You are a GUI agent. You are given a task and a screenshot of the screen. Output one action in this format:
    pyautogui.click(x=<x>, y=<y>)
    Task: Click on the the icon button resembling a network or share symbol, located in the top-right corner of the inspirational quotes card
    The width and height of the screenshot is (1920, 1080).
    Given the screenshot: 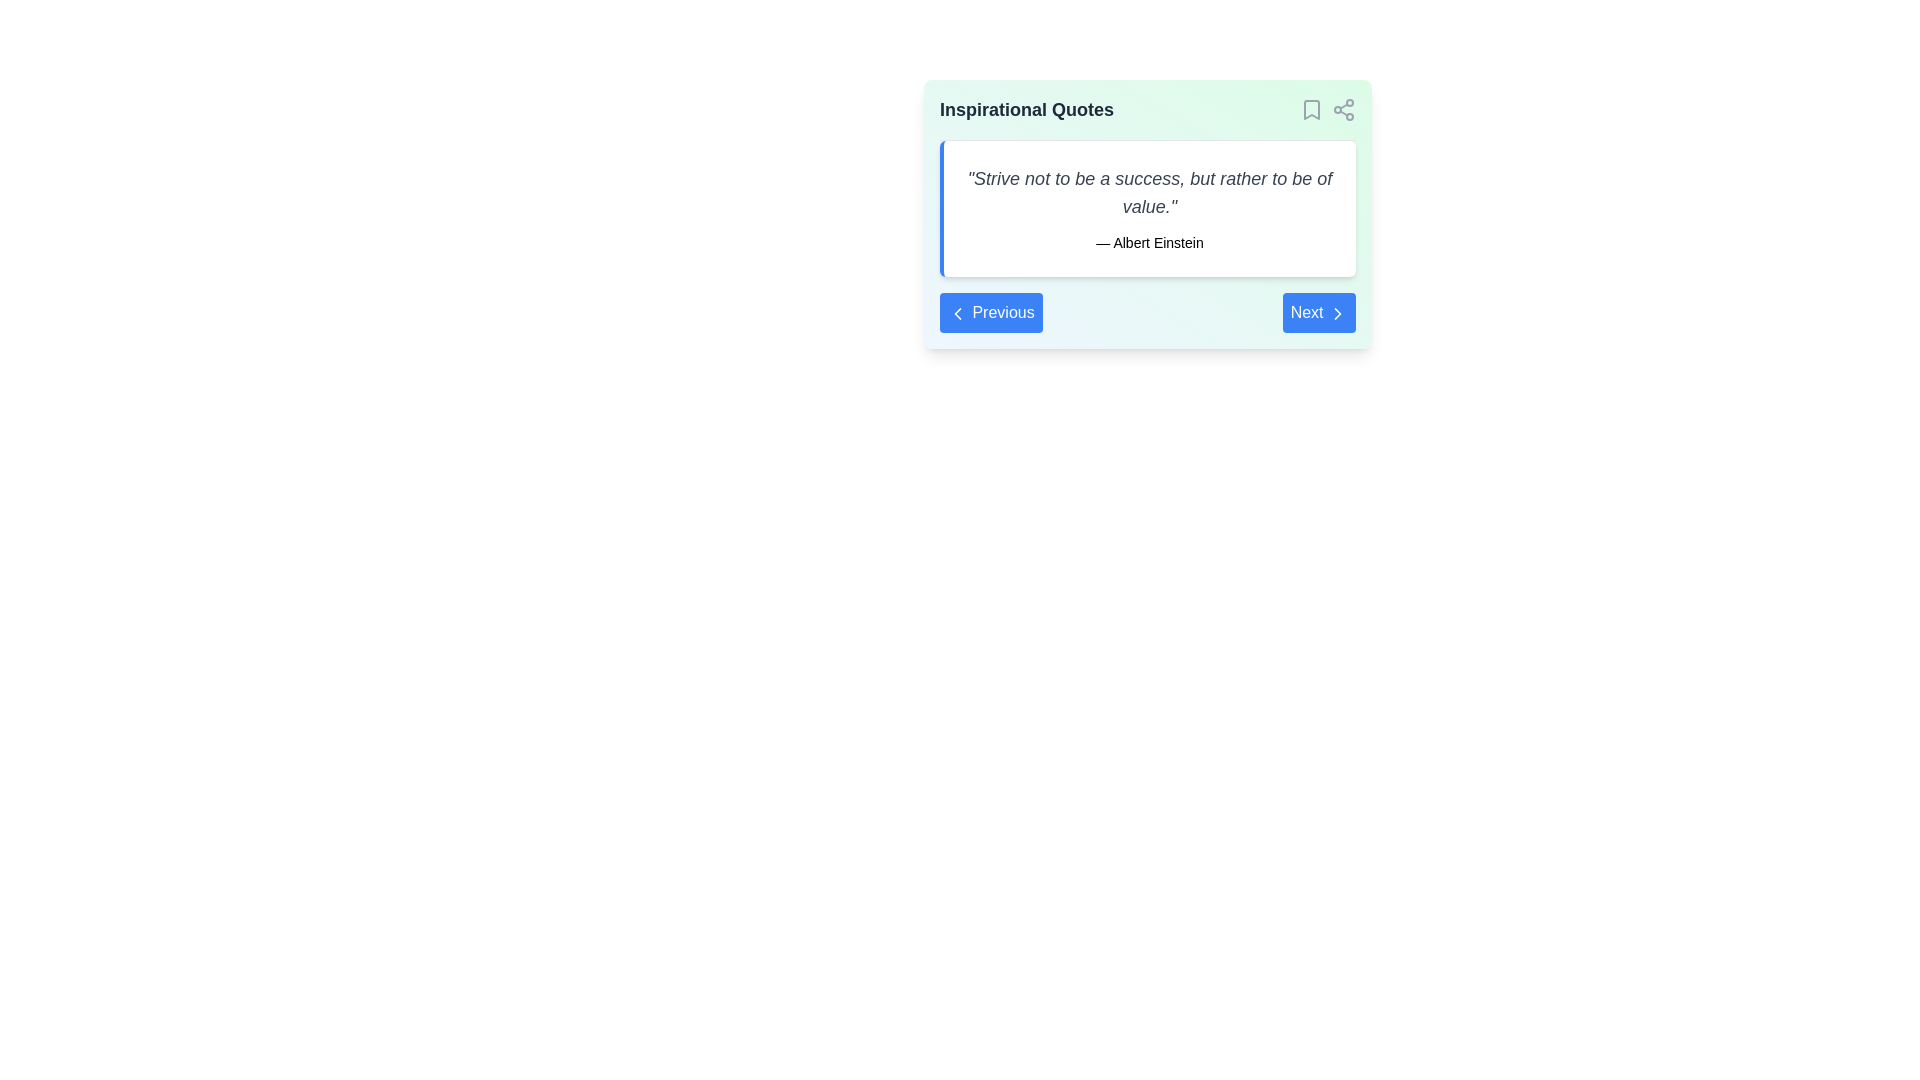 What is the action you would take?
    pyautogui.click(x=1344, y=110)
    